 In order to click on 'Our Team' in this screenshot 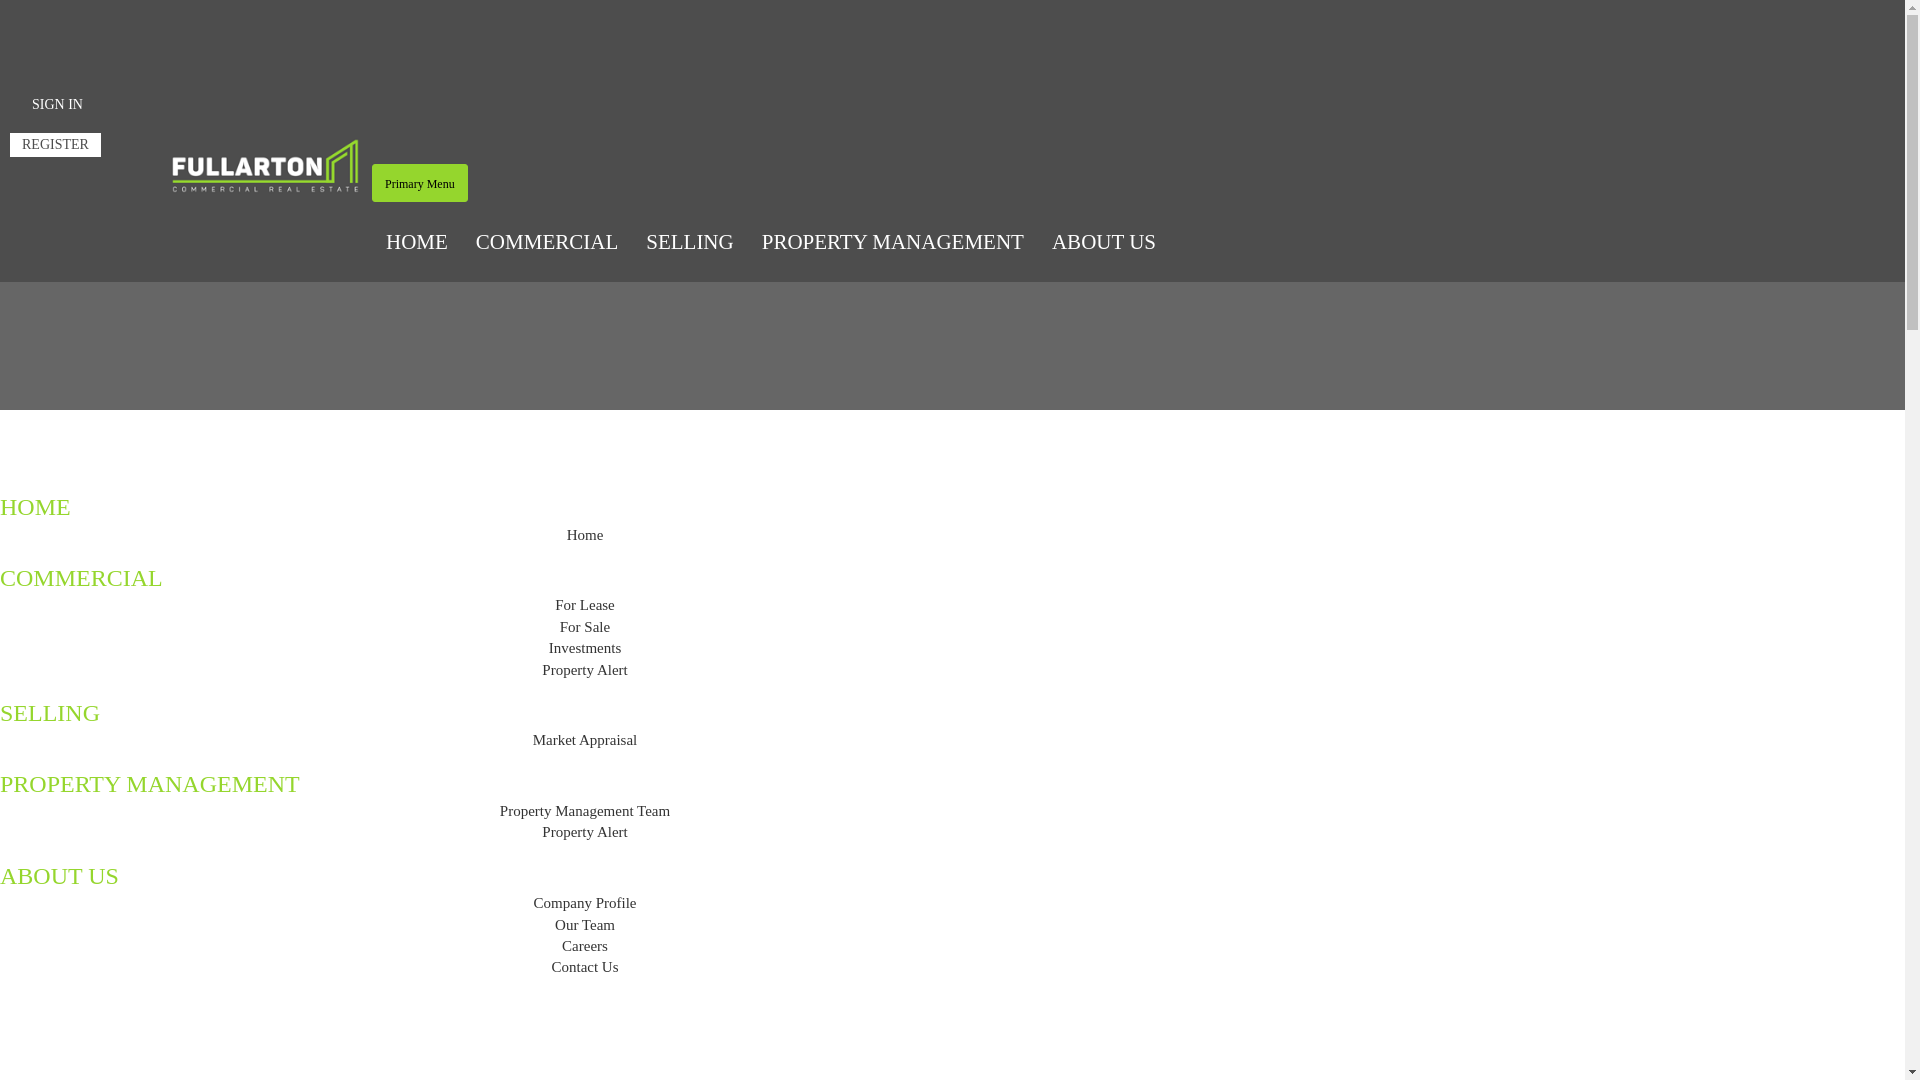, I will do `click(584, 925)`.